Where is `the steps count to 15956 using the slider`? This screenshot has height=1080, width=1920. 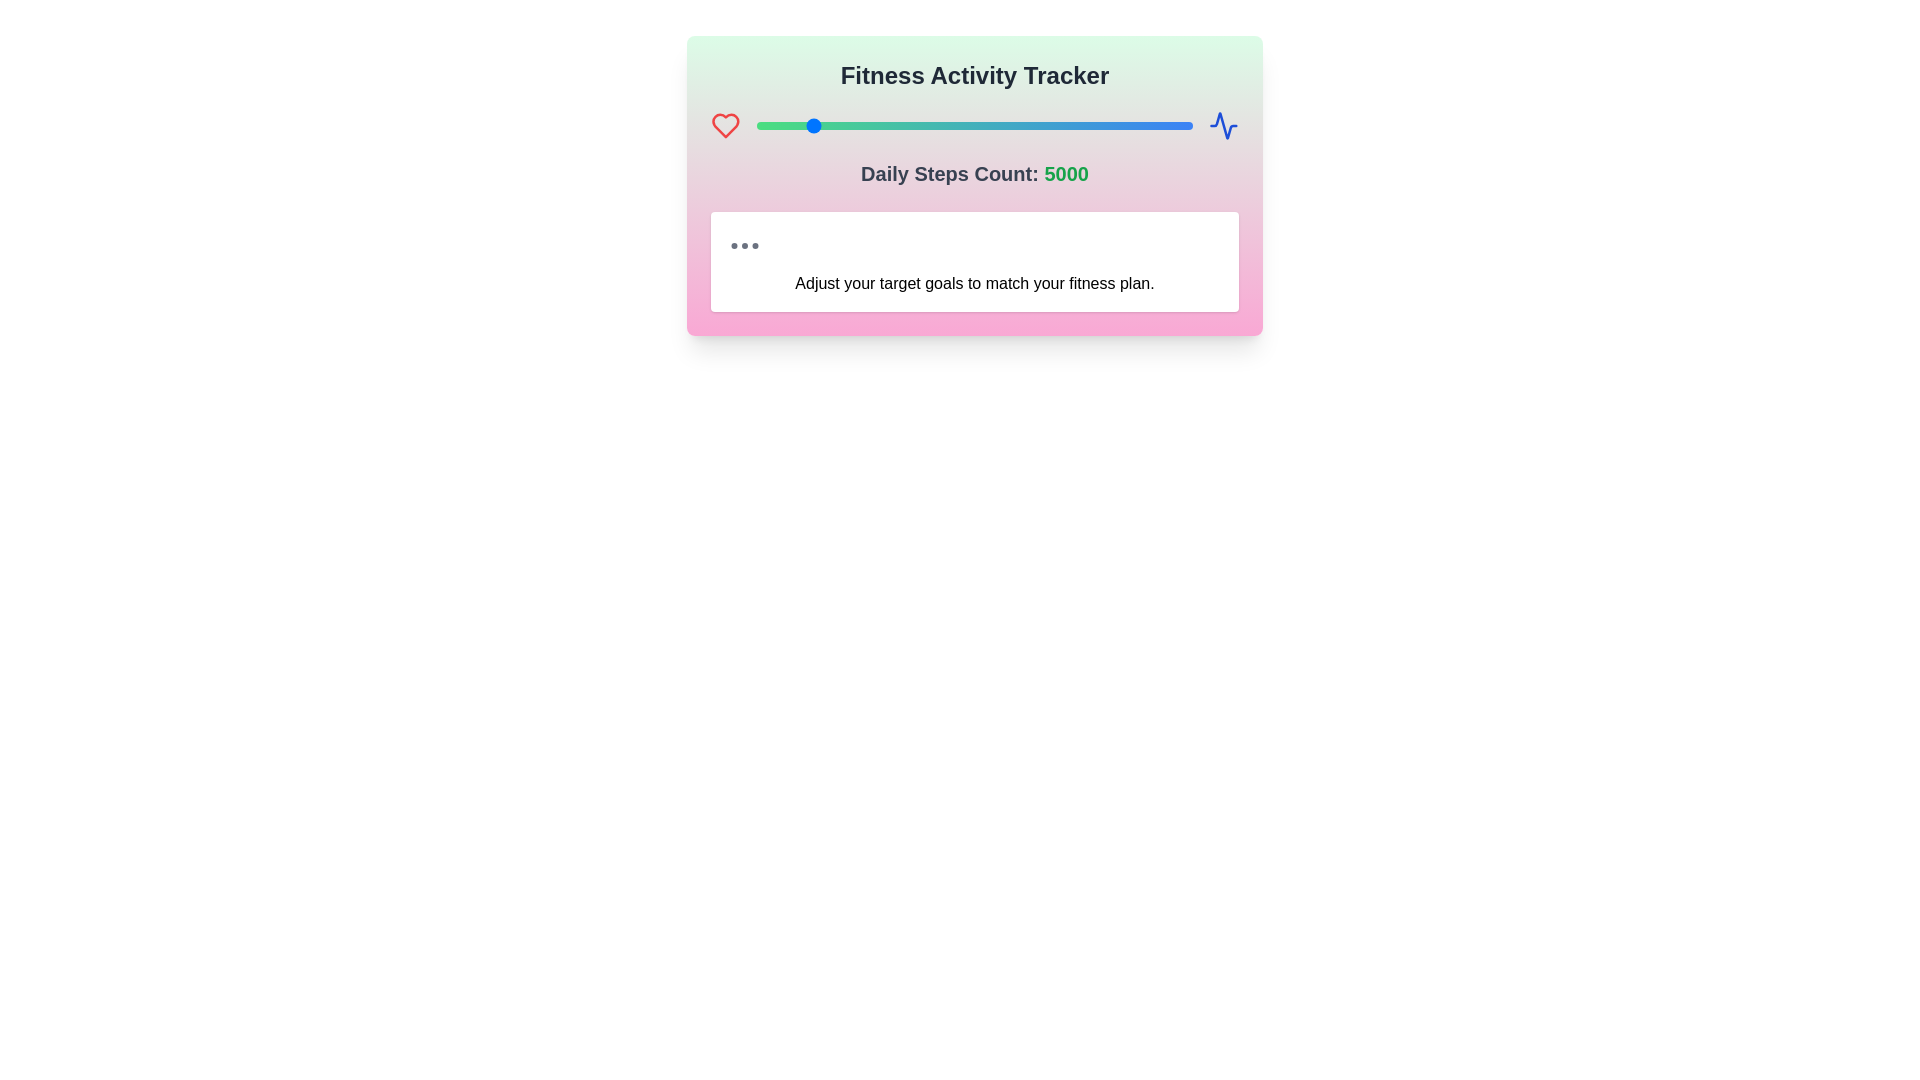 the steps count to 15956 using the slider is located at coordinates (1088, 126).